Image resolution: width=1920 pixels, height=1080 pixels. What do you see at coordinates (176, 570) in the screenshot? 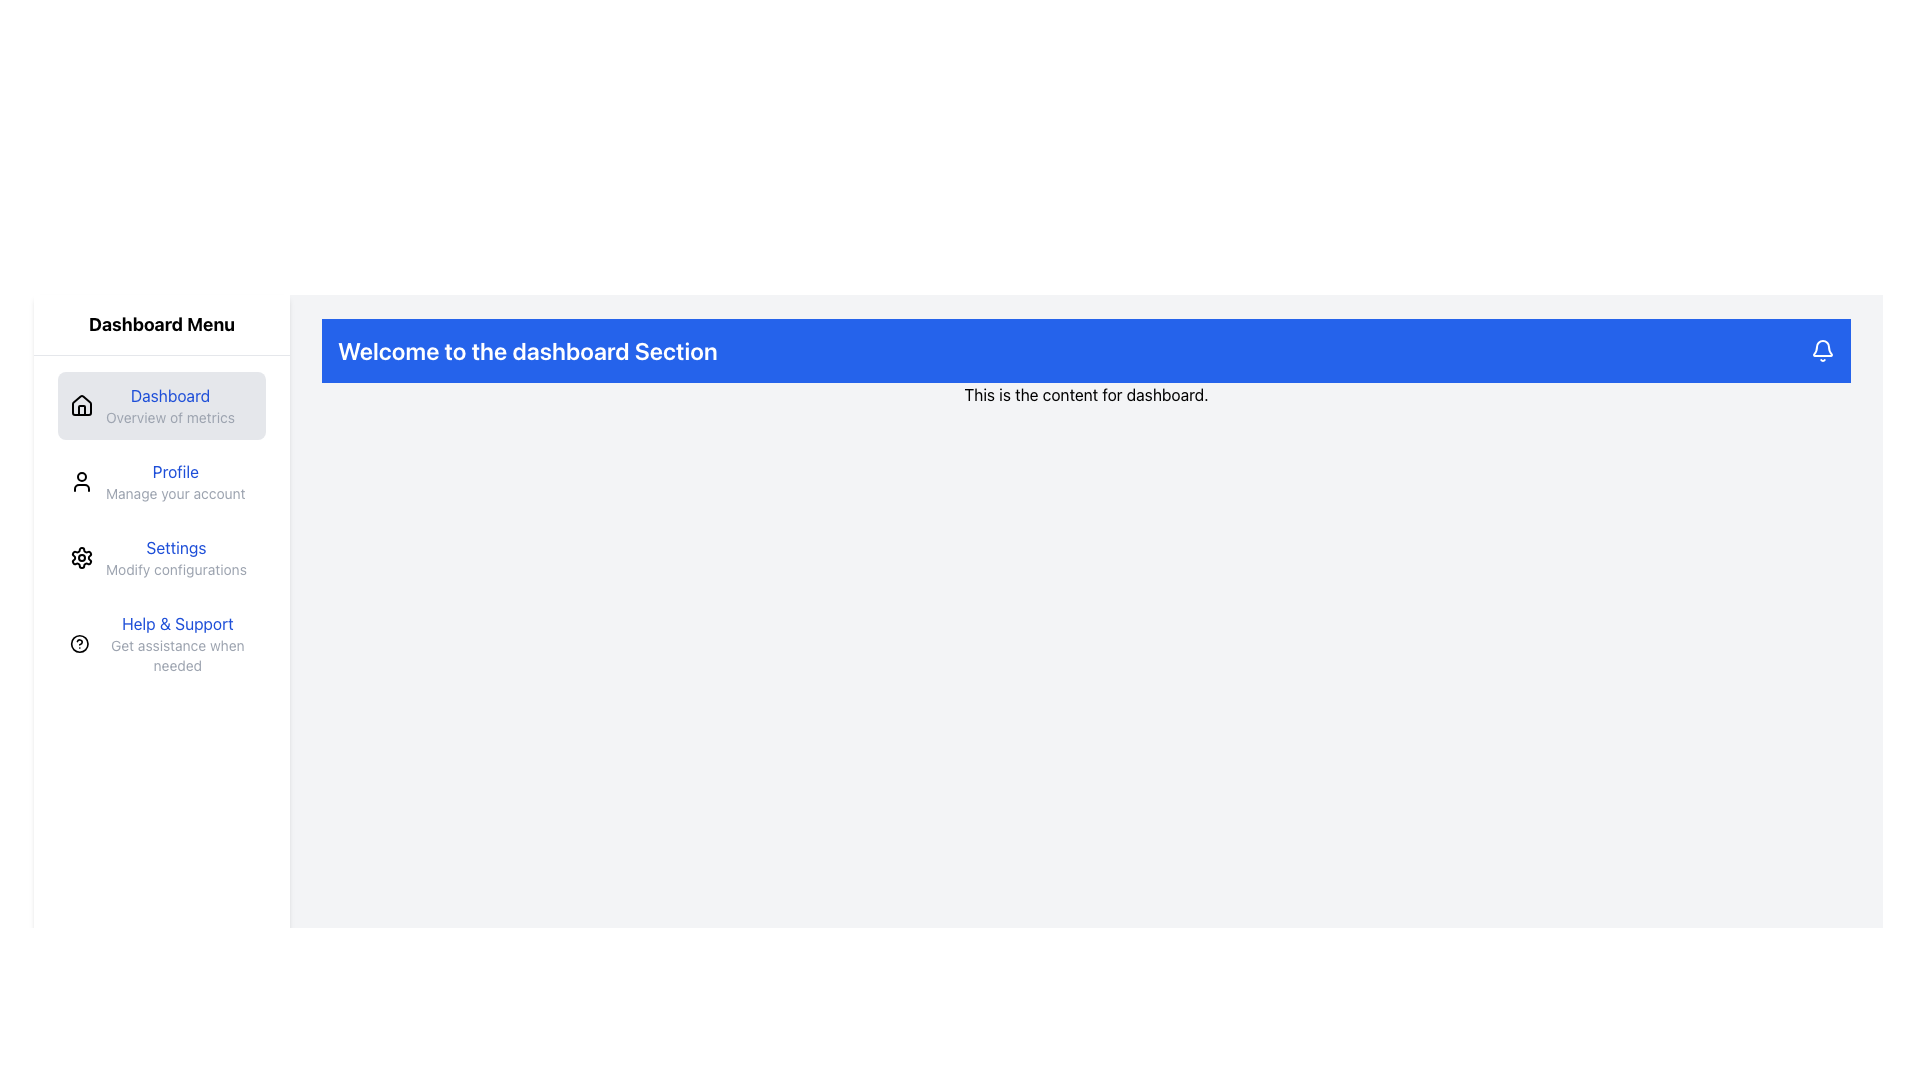
I see `descriptive text label located in the left-hand sidebar beneath the 'Settings' label and icon, which provides information about the 'Settings' section` at bounding box center [176, 570].